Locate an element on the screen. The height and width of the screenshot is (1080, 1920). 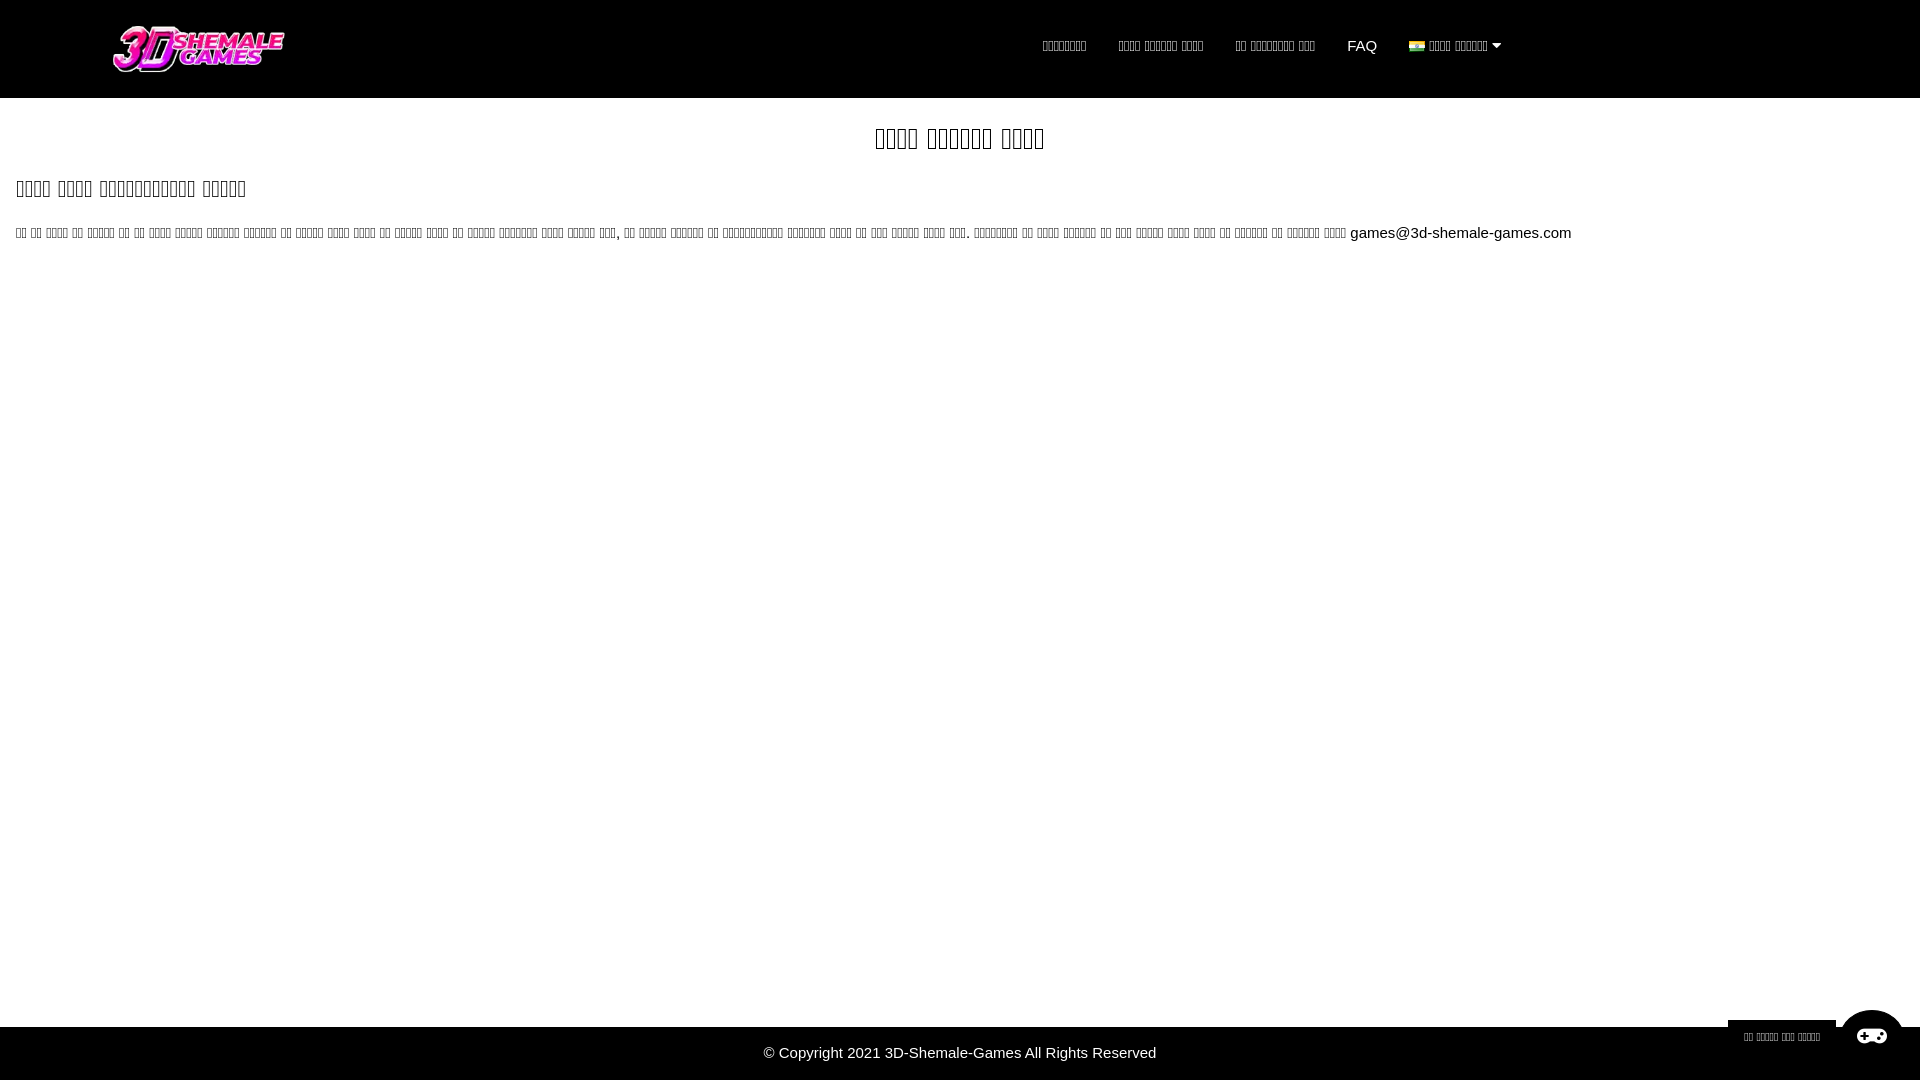
'FAQ' is located at coordinates (1361, 45).